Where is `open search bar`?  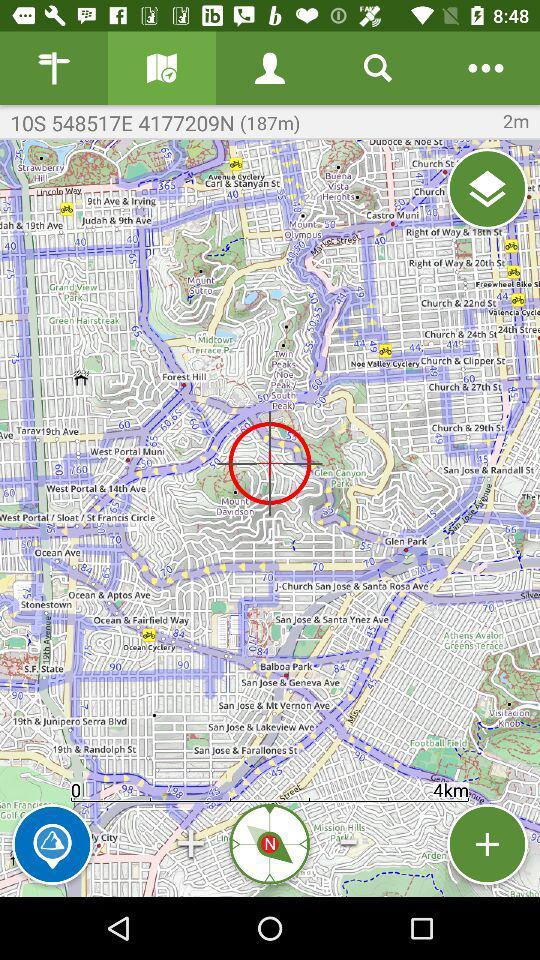
open search bar is located at coordinates (378, 68).